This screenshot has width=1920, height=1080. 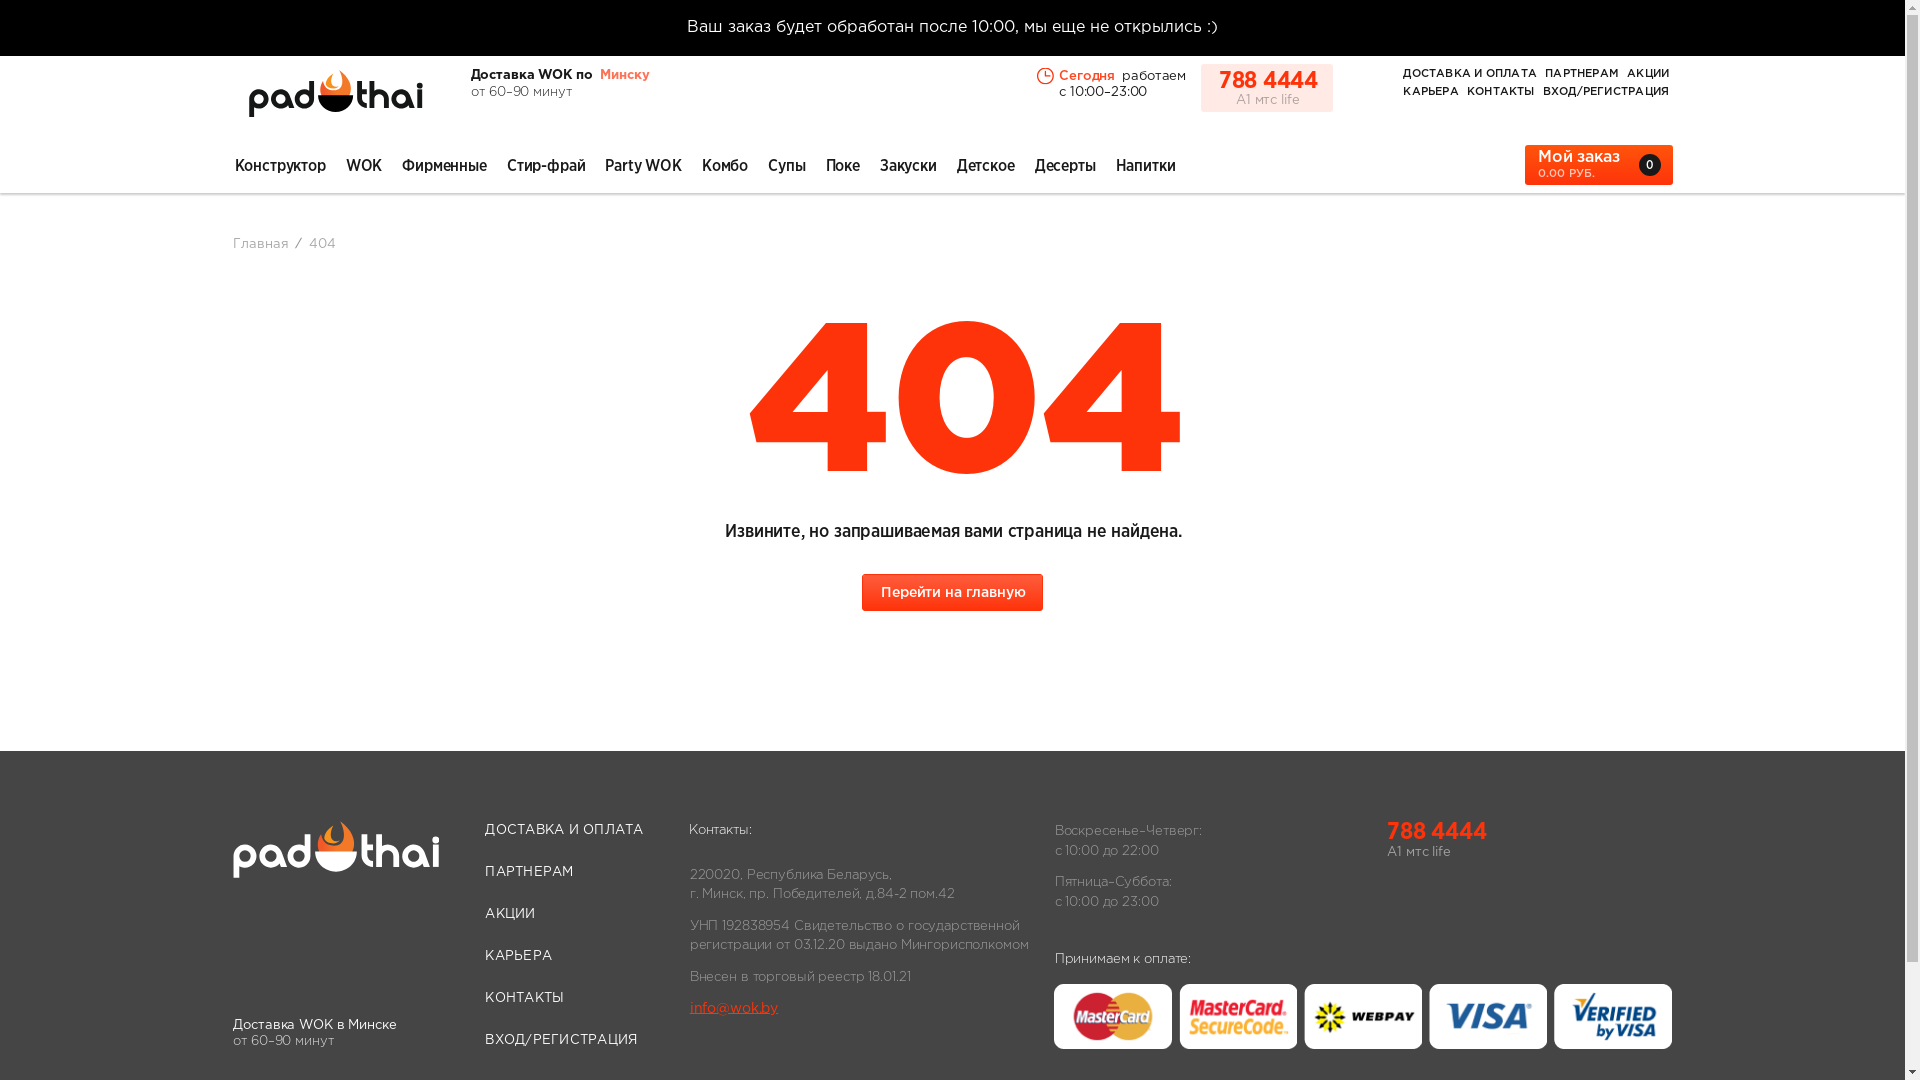 What do you see at coordinates (363, 164) in the screenshot?
I see `'WOK'` at bounding box center [363, 164].